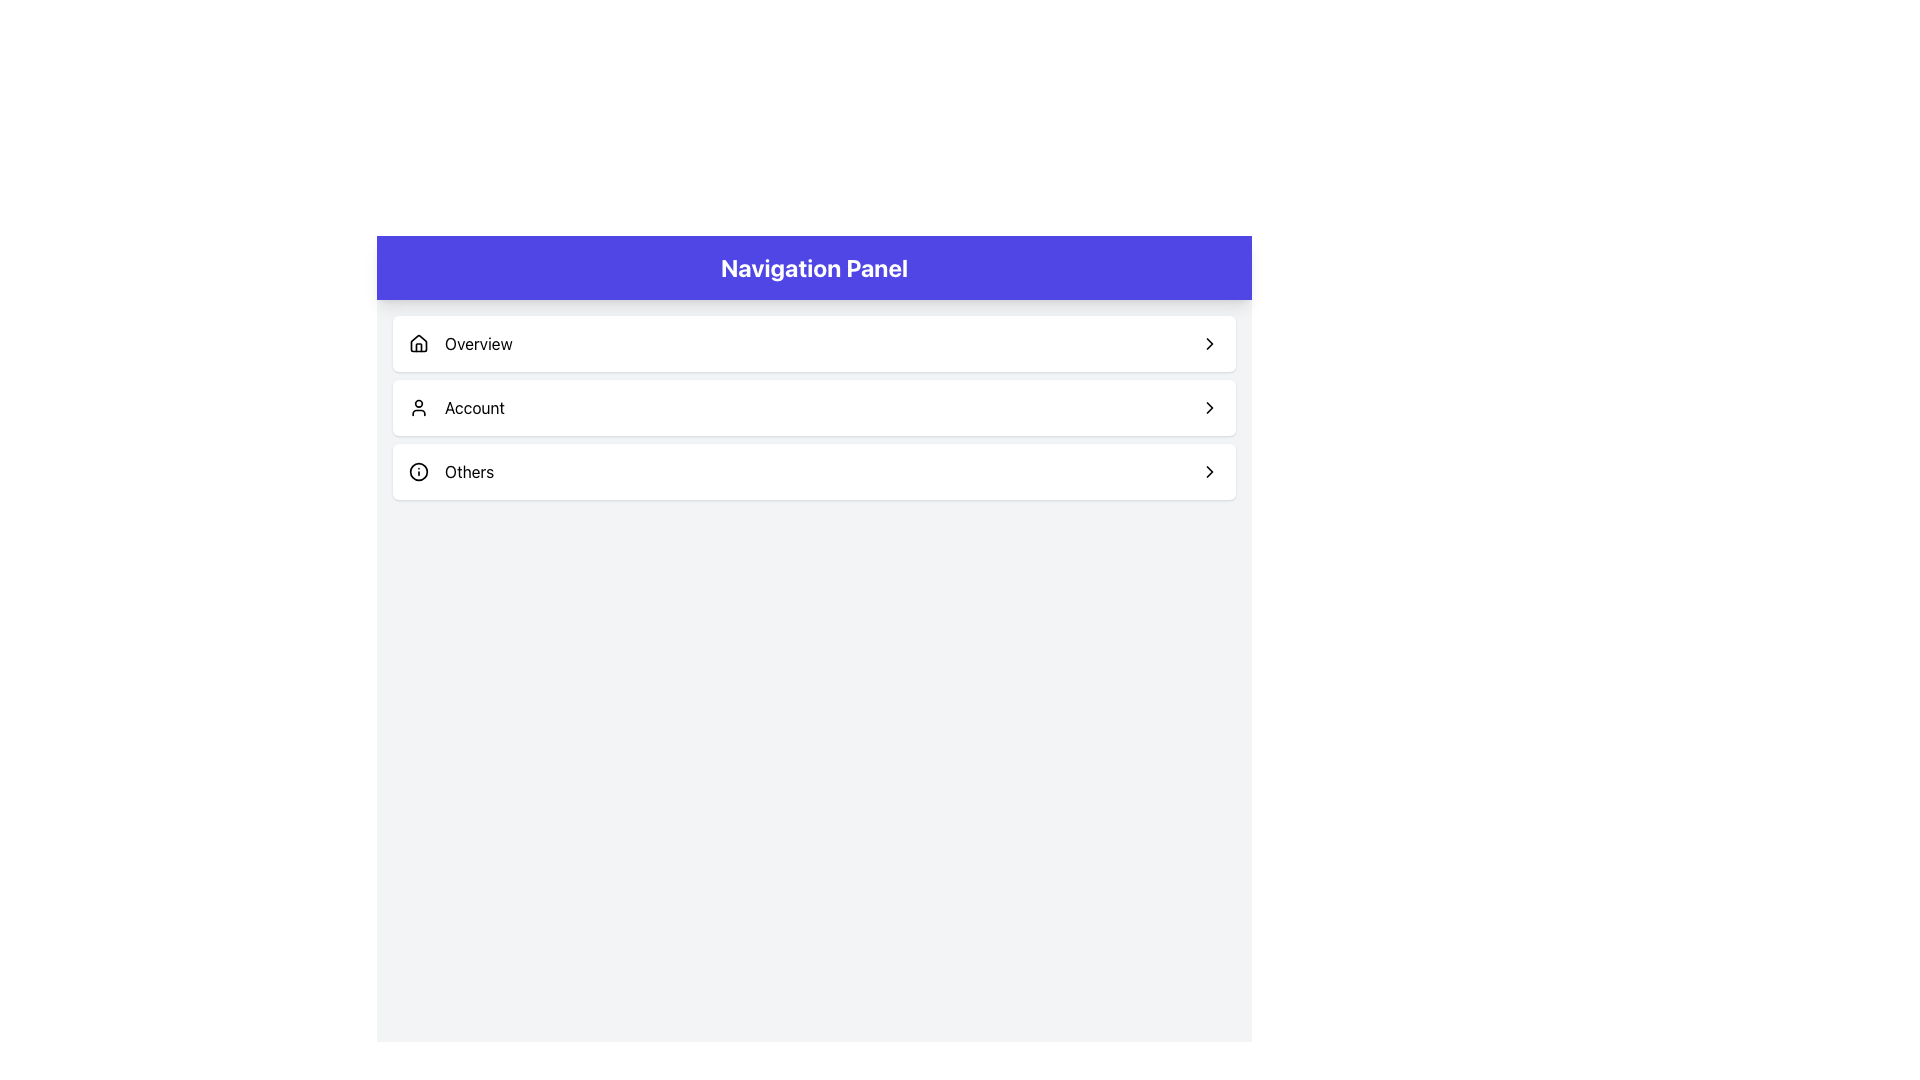  Describe the element at coordinates (417, 471) in the screenshot. I see `the icon that serves as a visual indicator for the 'Others' navigation option, located to the left of the 'Others' text in the third position of a vertically stacked list` at that location.